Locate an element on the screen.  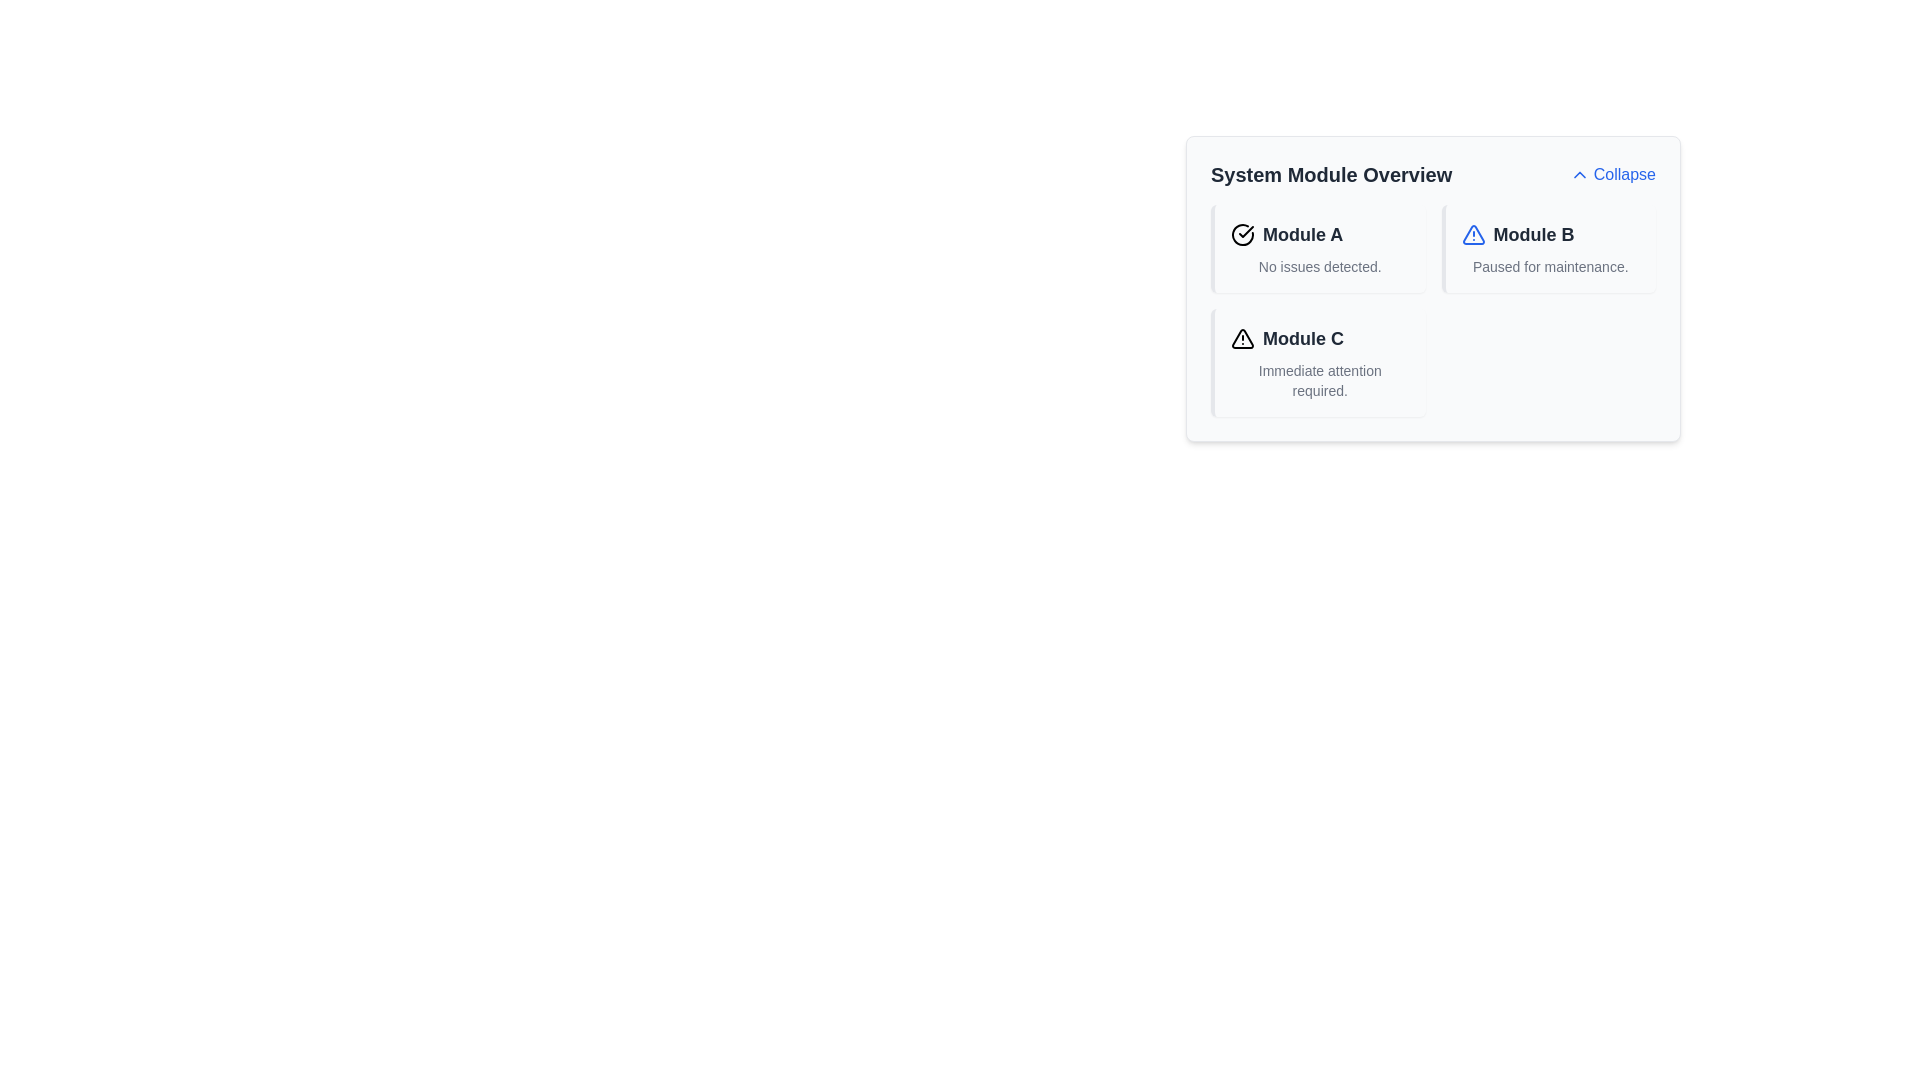
text content of the display showing 'Paused for maintenance.' located beneath the 'Module B' heading in a small-sized gray font is located at coordinates (1549, 265).